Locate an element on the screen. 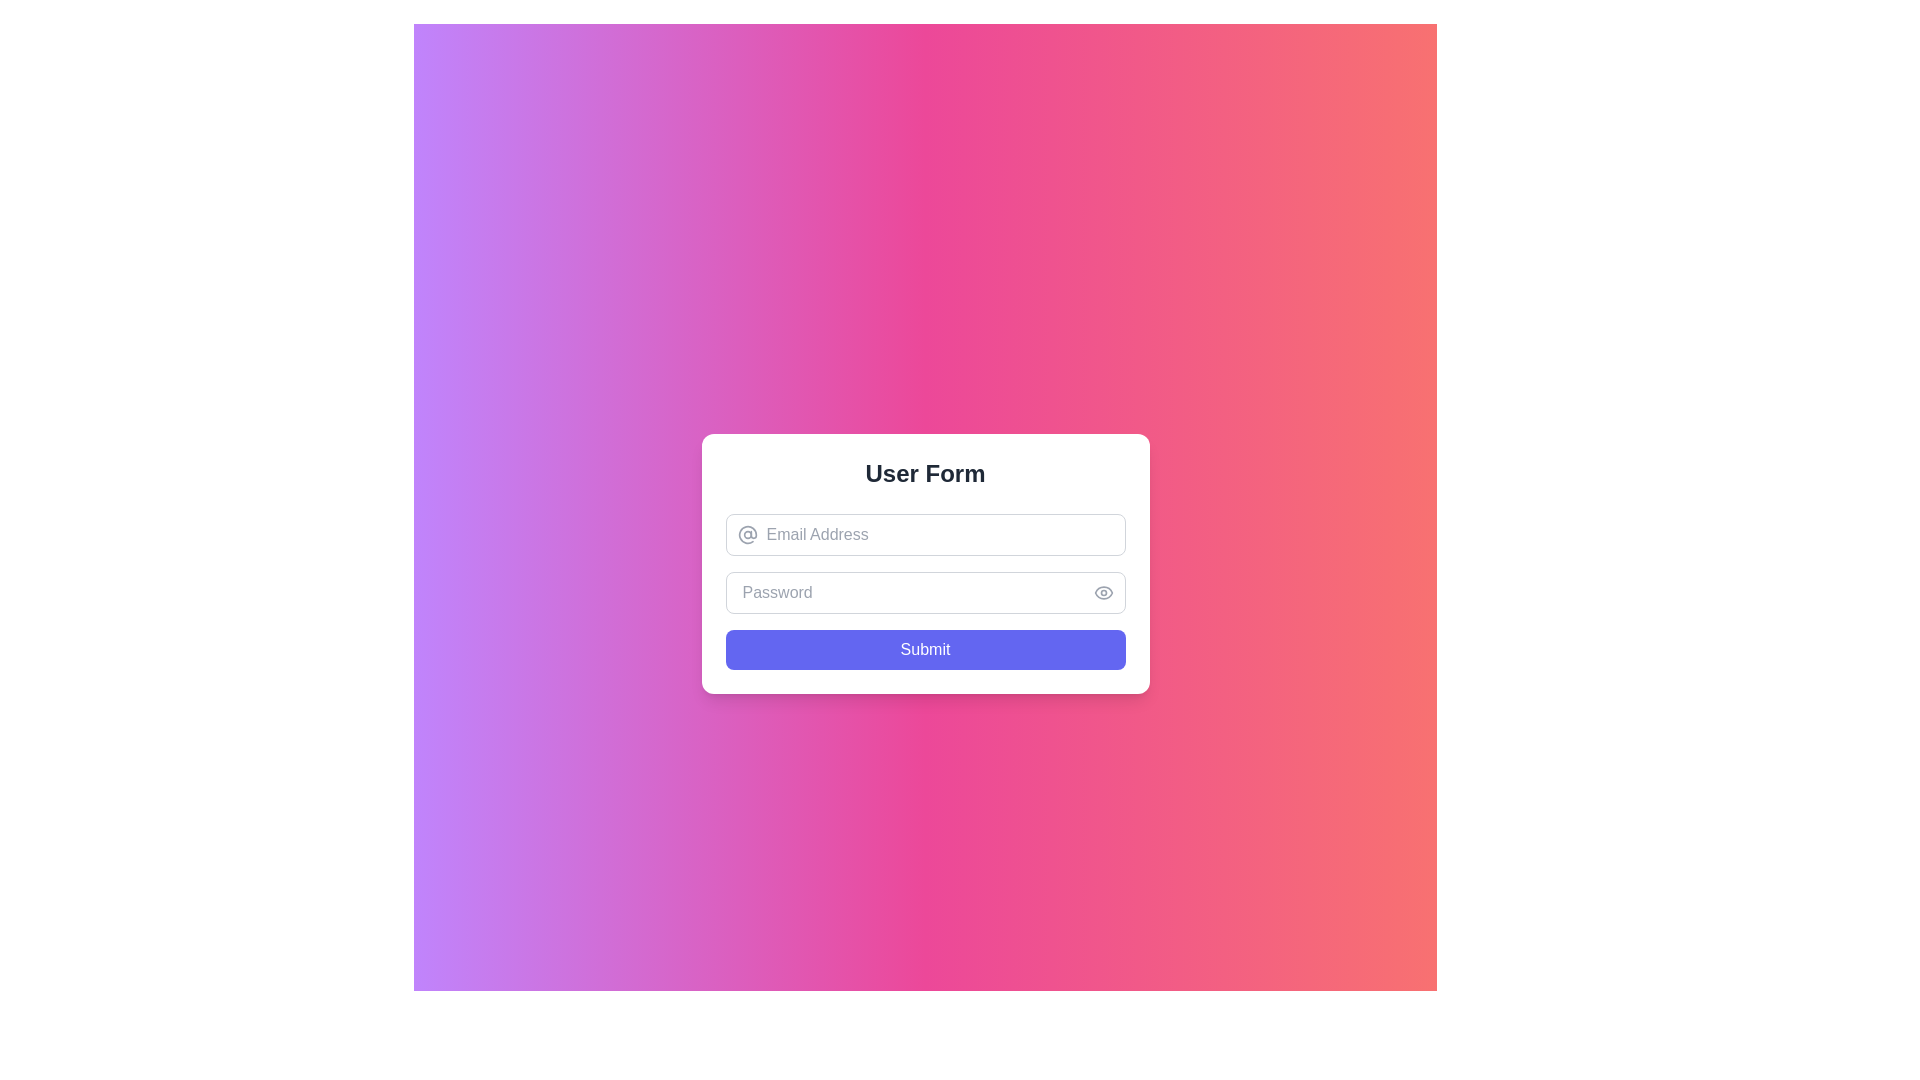 The width and height of the screenshot is (1920, 1080). the circular '@' icon element, which is visually represented with a thin outline and gray color, located to the left of the email input field and aligned vertically centered with it is located at coordinates (746, 534).